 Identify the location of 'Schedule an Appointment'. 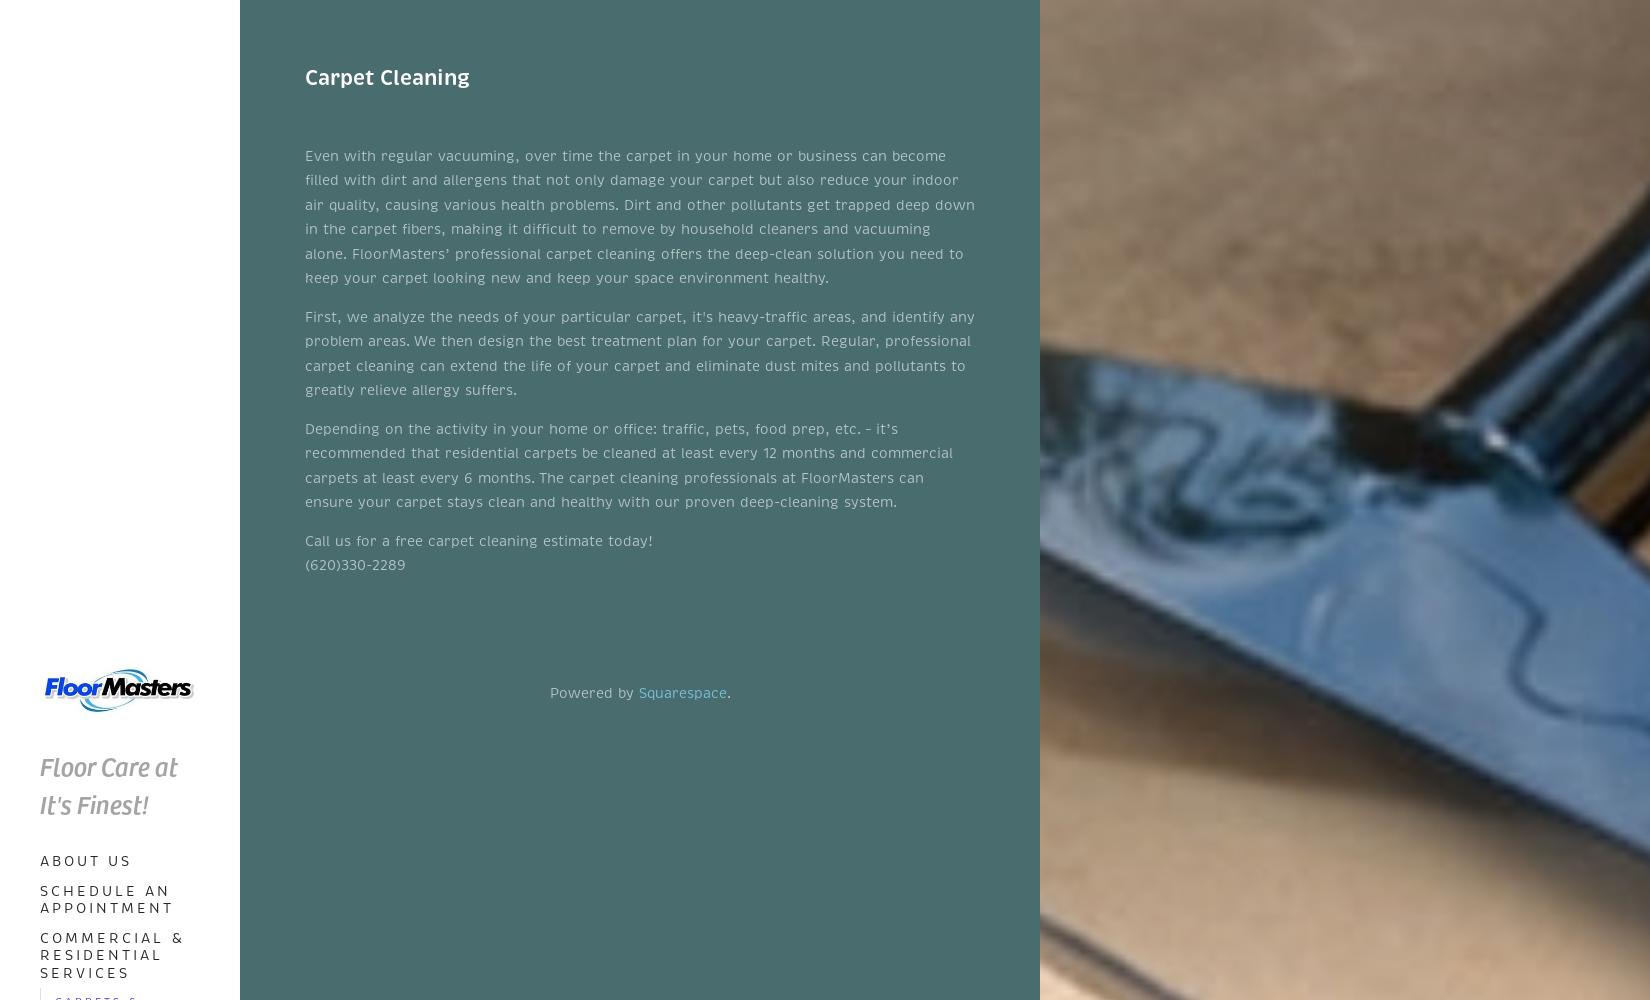
(106, 899).